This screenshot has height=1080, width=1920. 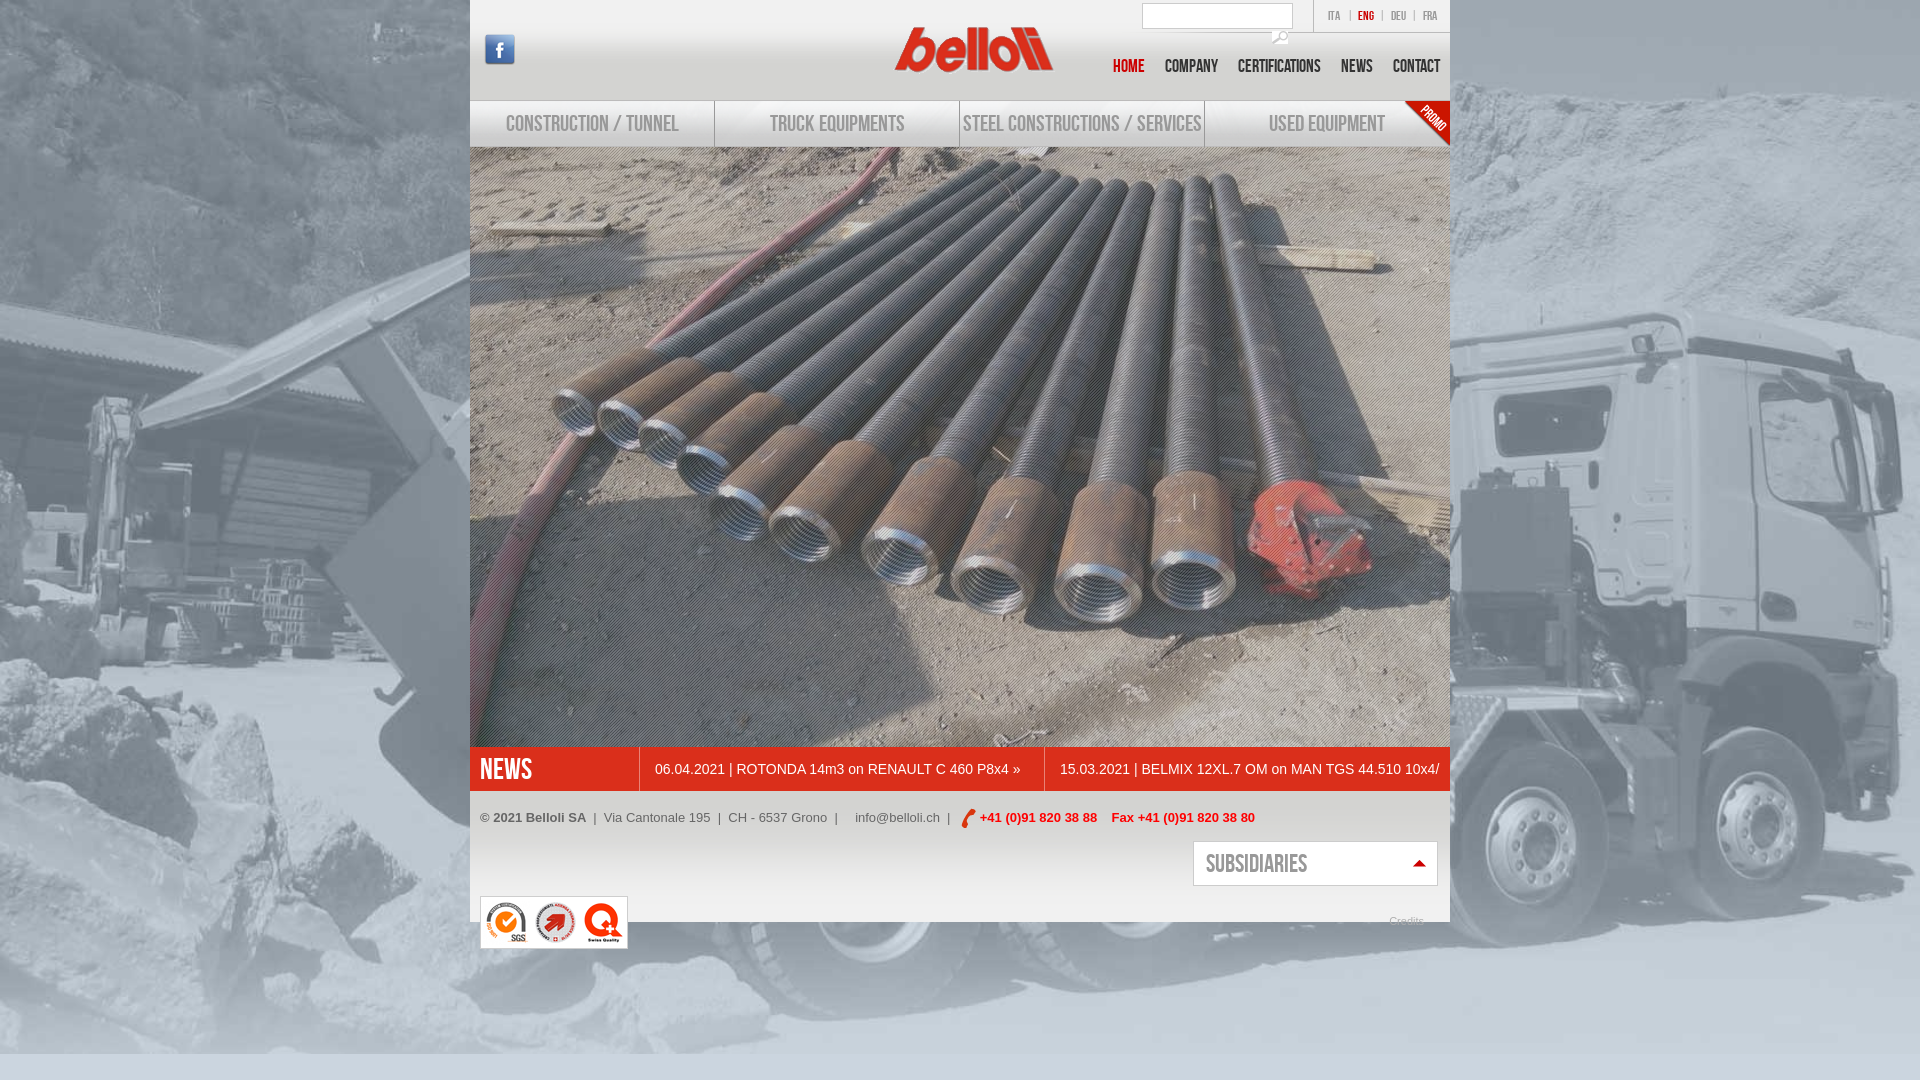 What do you see at coordinates (1396, 15) in the screenshot?
I see `'DEU'` at bounding box center [1396, 15].